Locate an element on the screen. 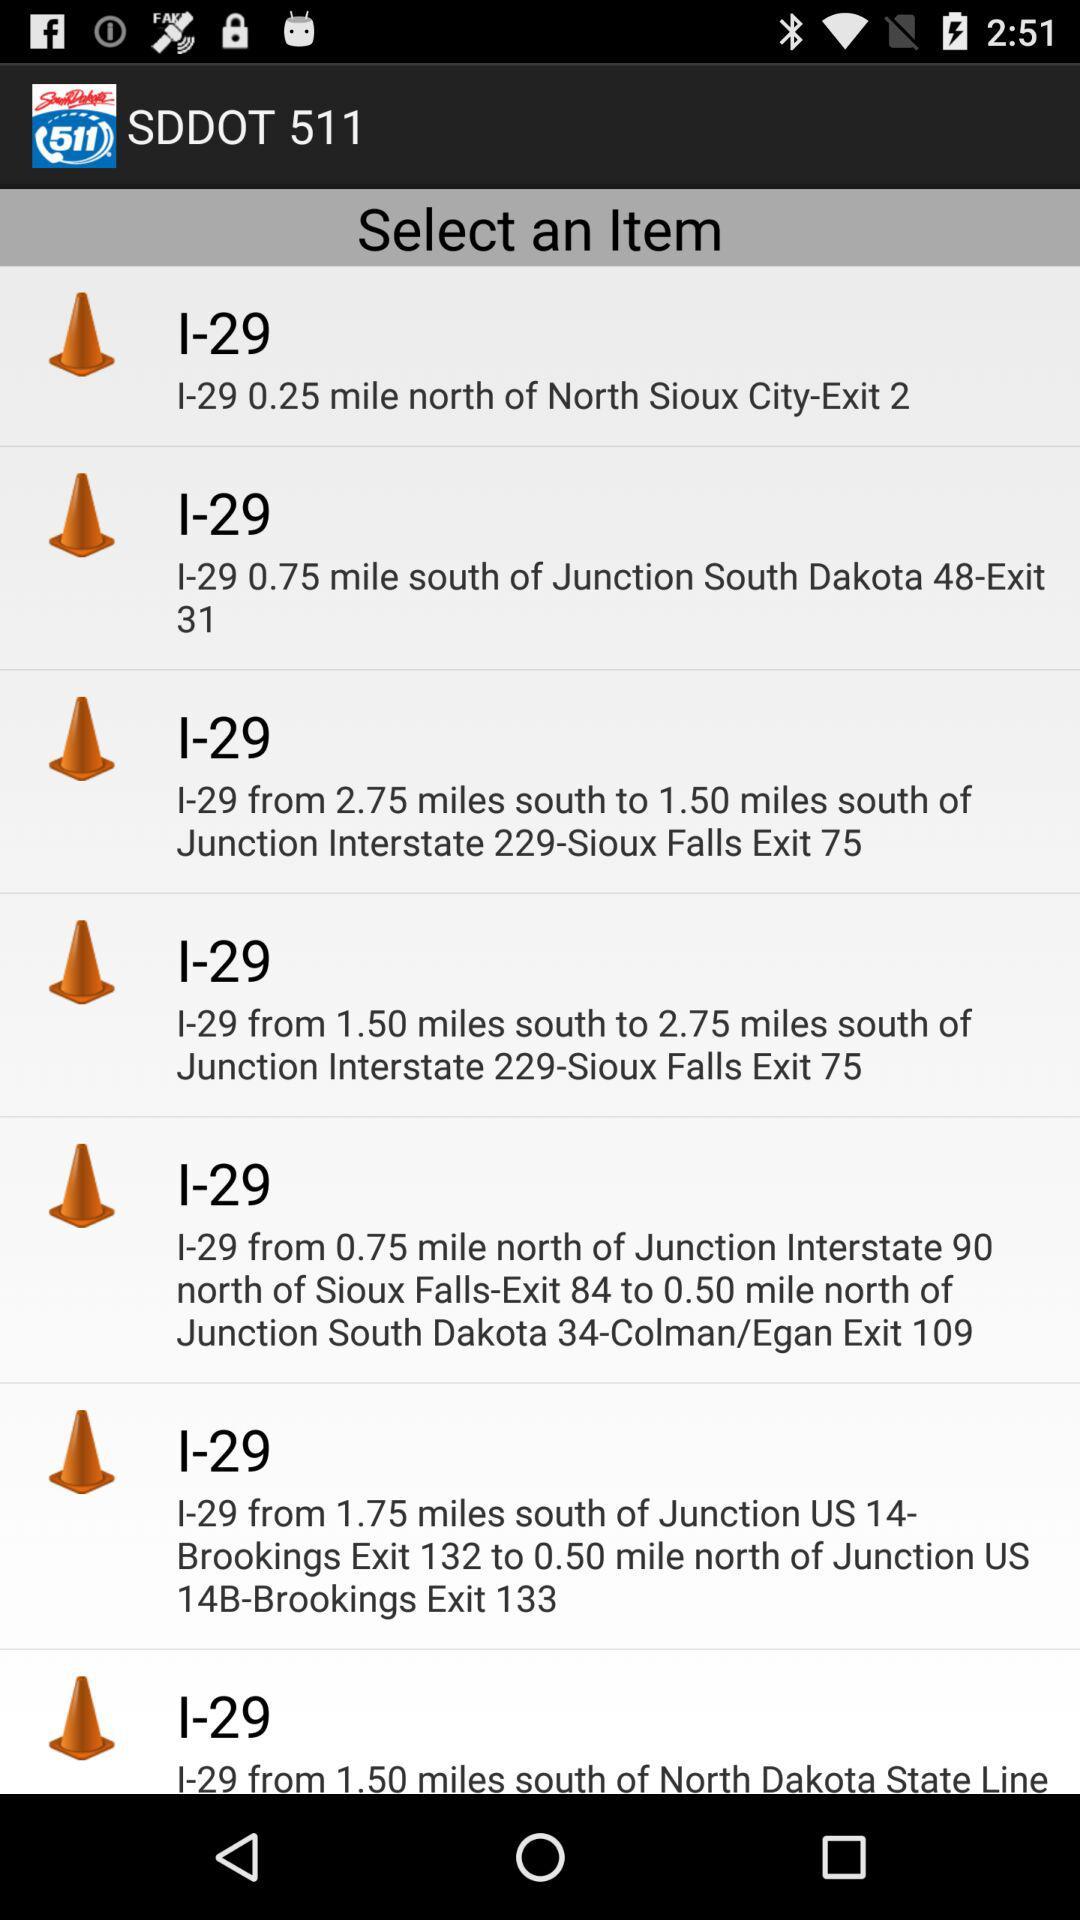 This screenshot has width=1080, height=1920. the image at left side of sddot 511 is located at coordinates (72, 124).